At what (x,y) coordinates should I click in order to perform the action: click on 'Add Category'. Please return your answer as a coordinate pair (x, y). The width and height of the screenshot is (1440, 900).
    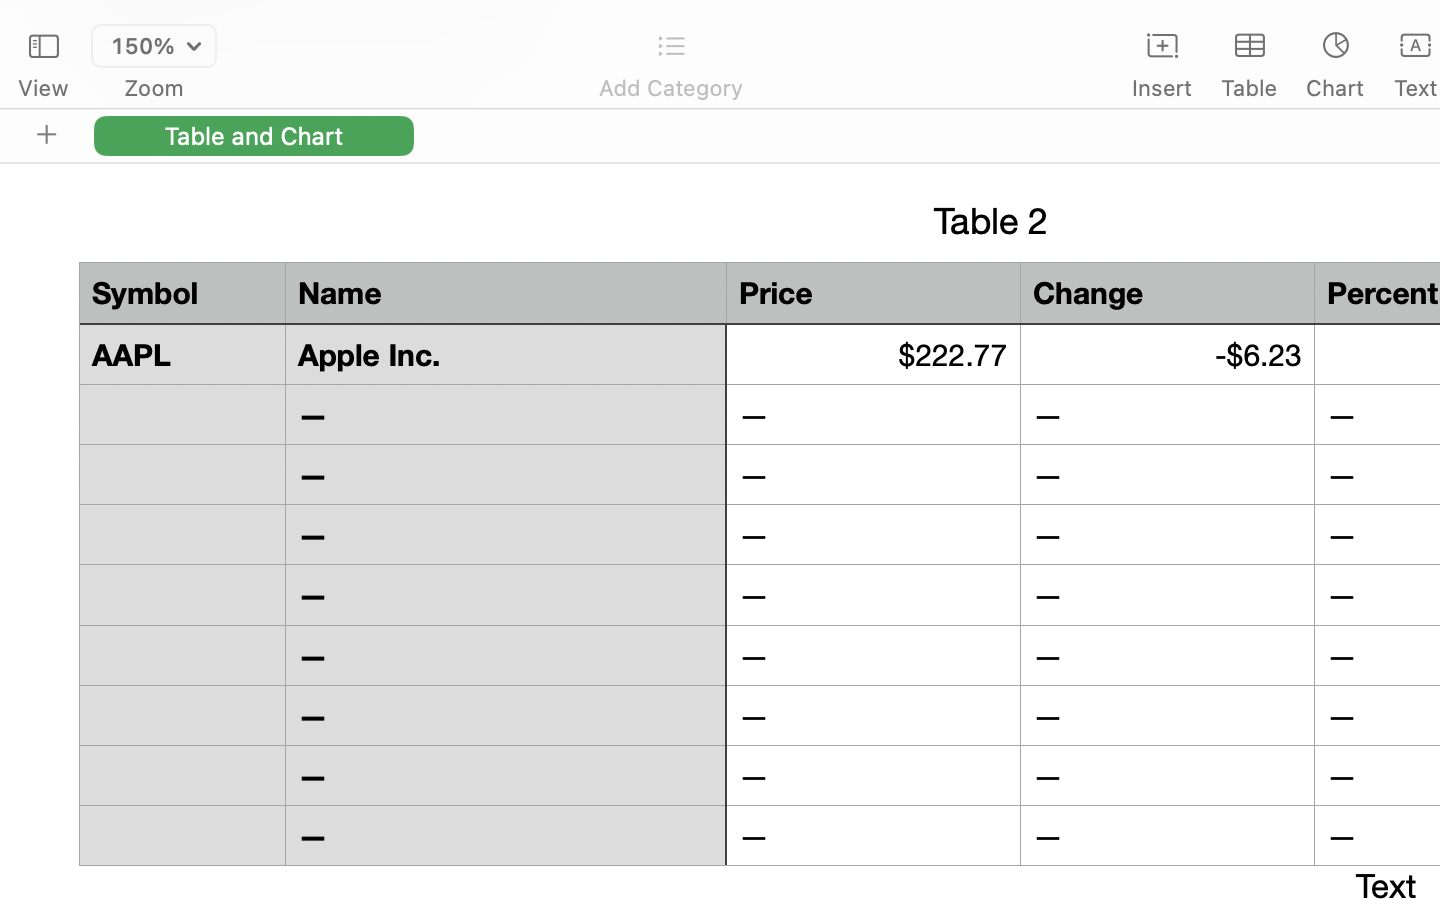
    Looking at the image, I should click on (670, 87).